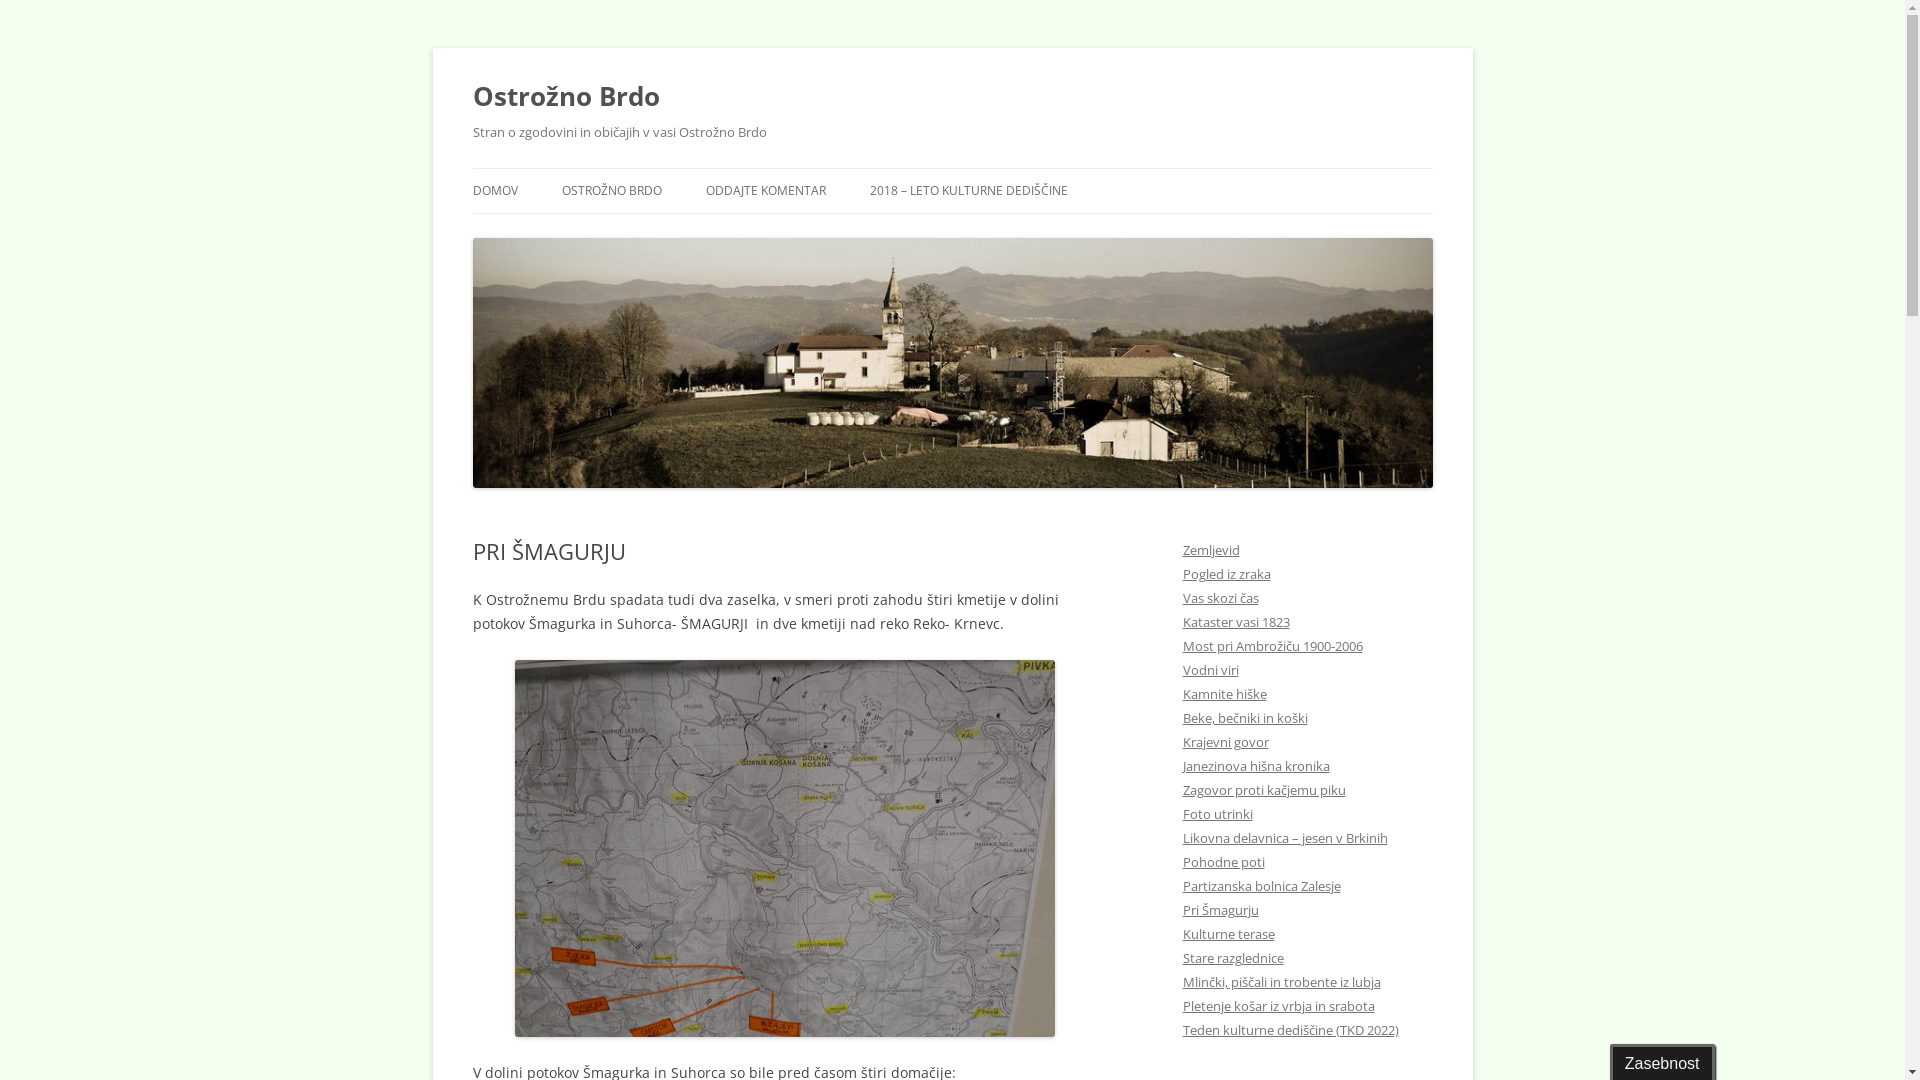 Image resolution: width=1920 pixels, height=1080 pixels. Describe the element at coordinates (494, 191) in the screenshot. I see `'DOMOV'` at that location.